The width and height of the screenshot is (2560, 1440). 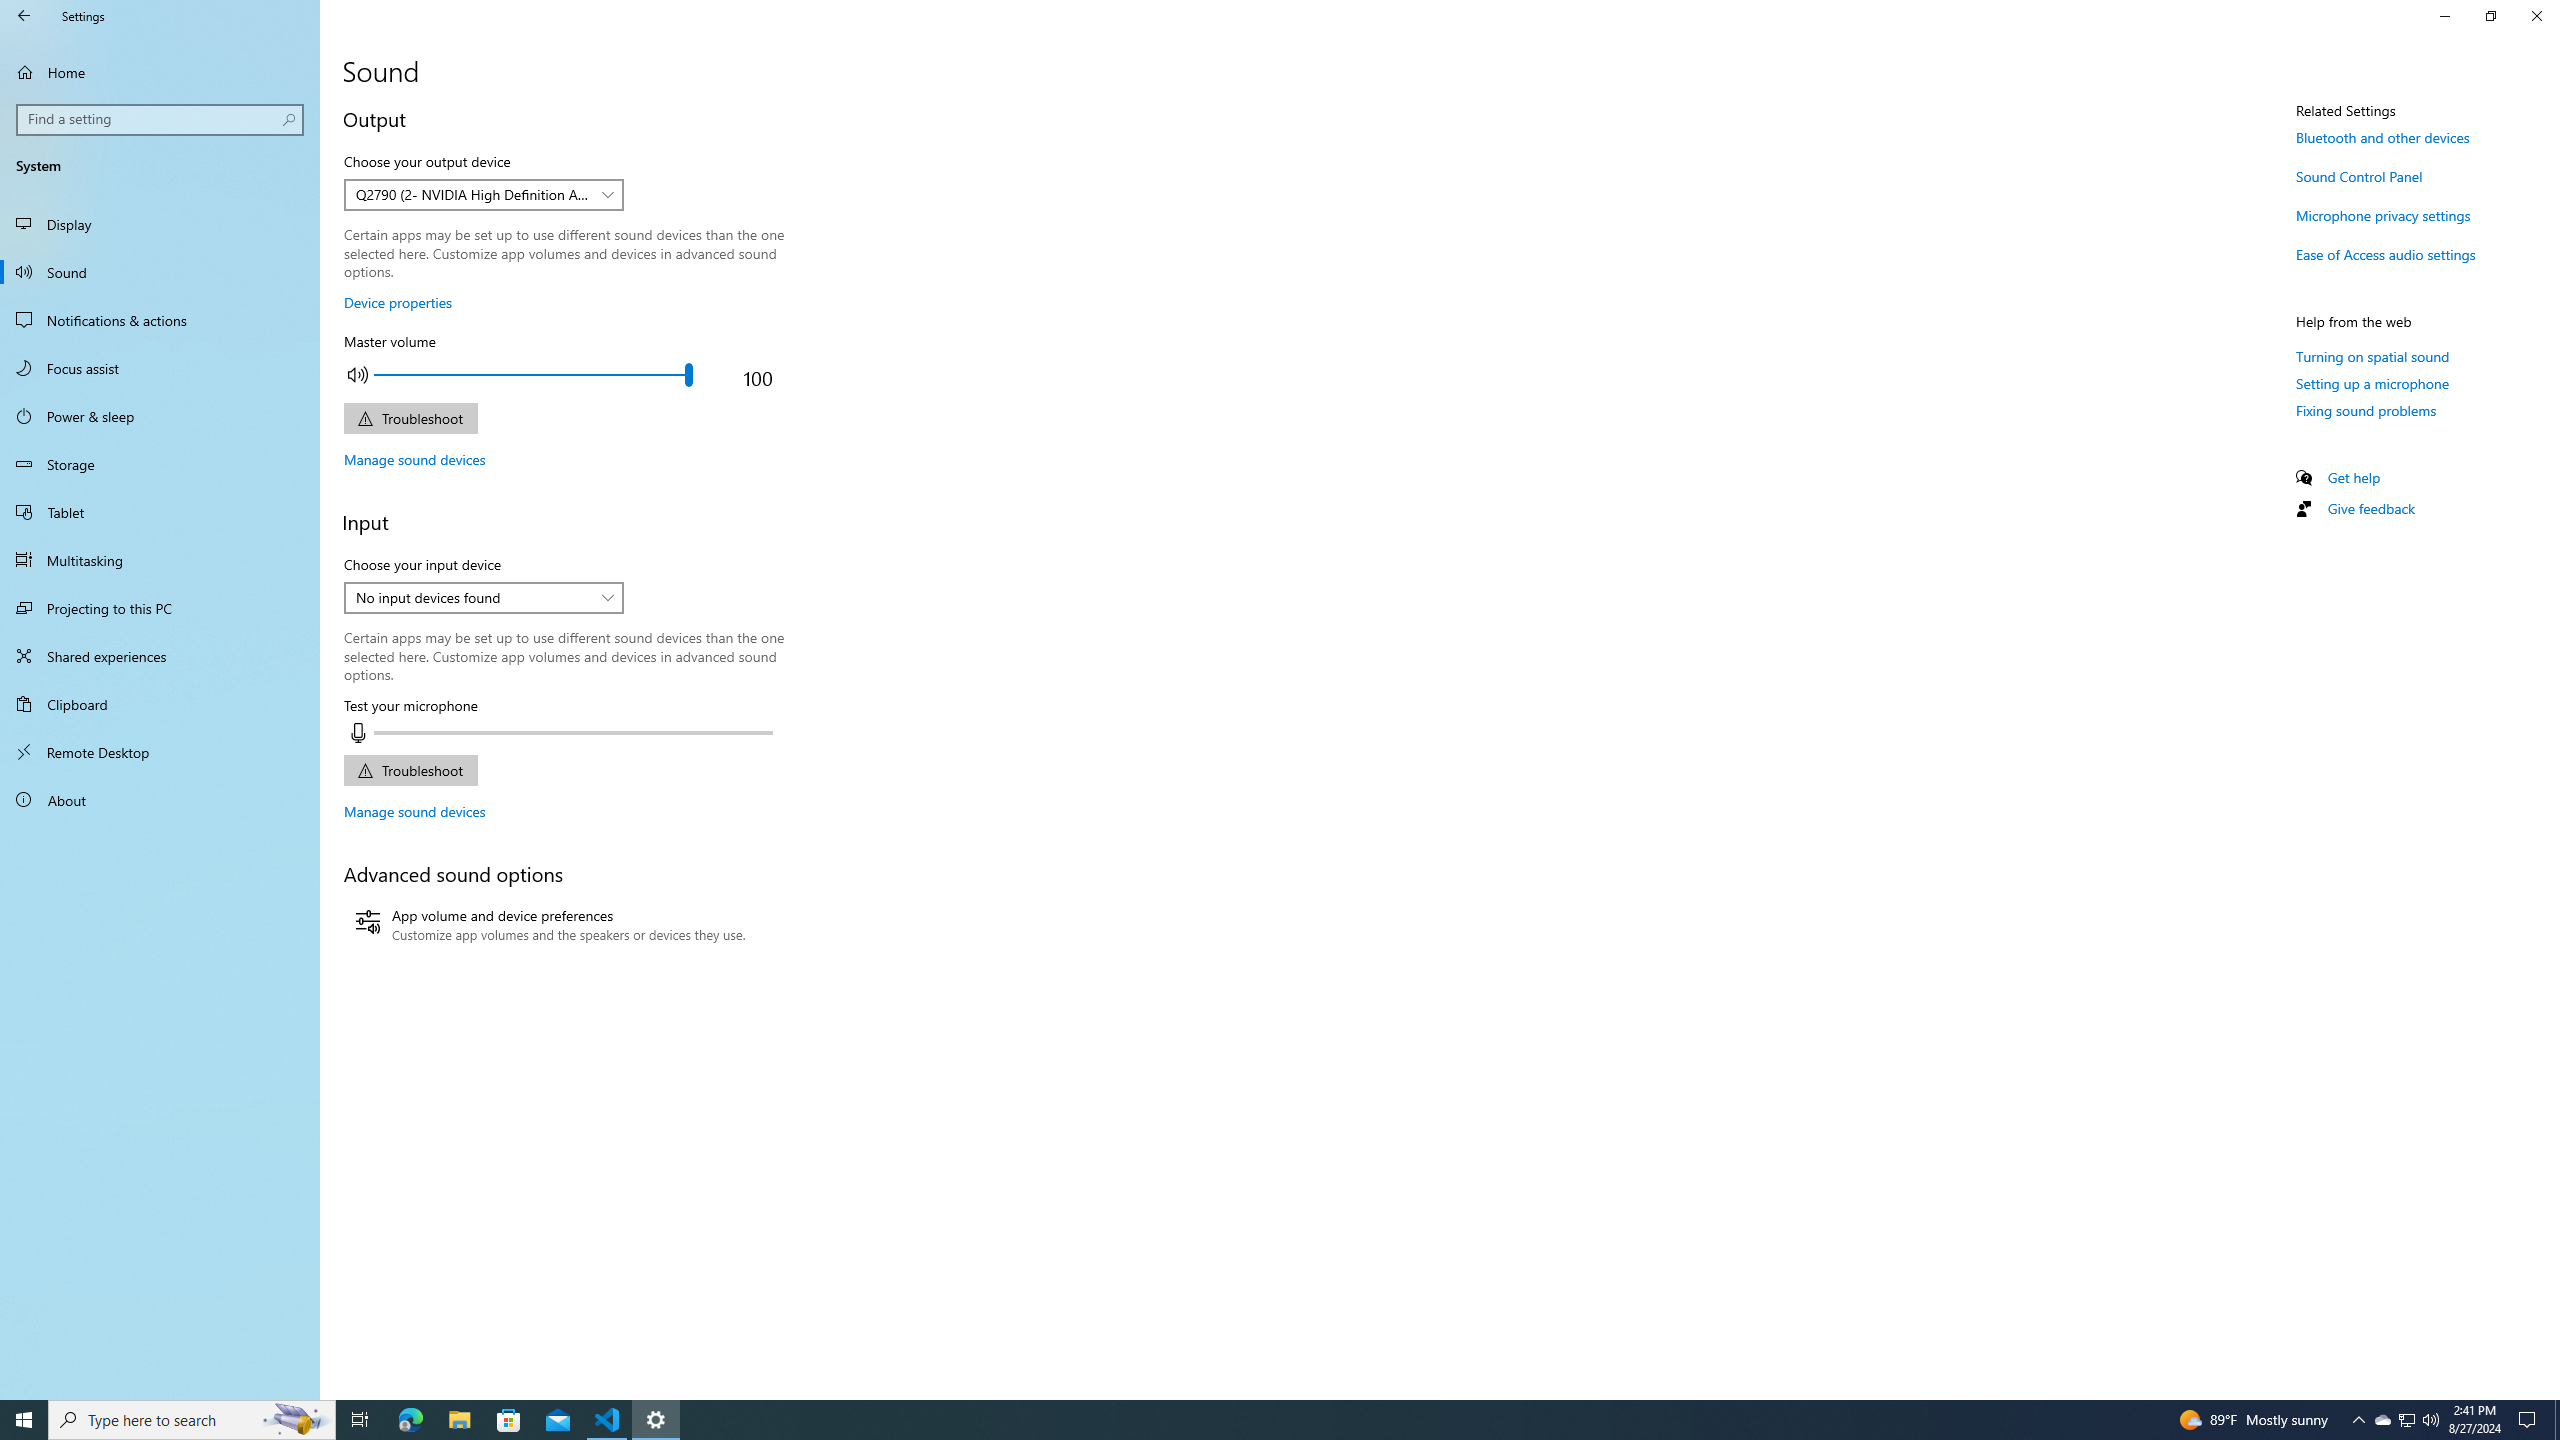 I want to click on 'Power & sleep', so click(x=159, y=415).